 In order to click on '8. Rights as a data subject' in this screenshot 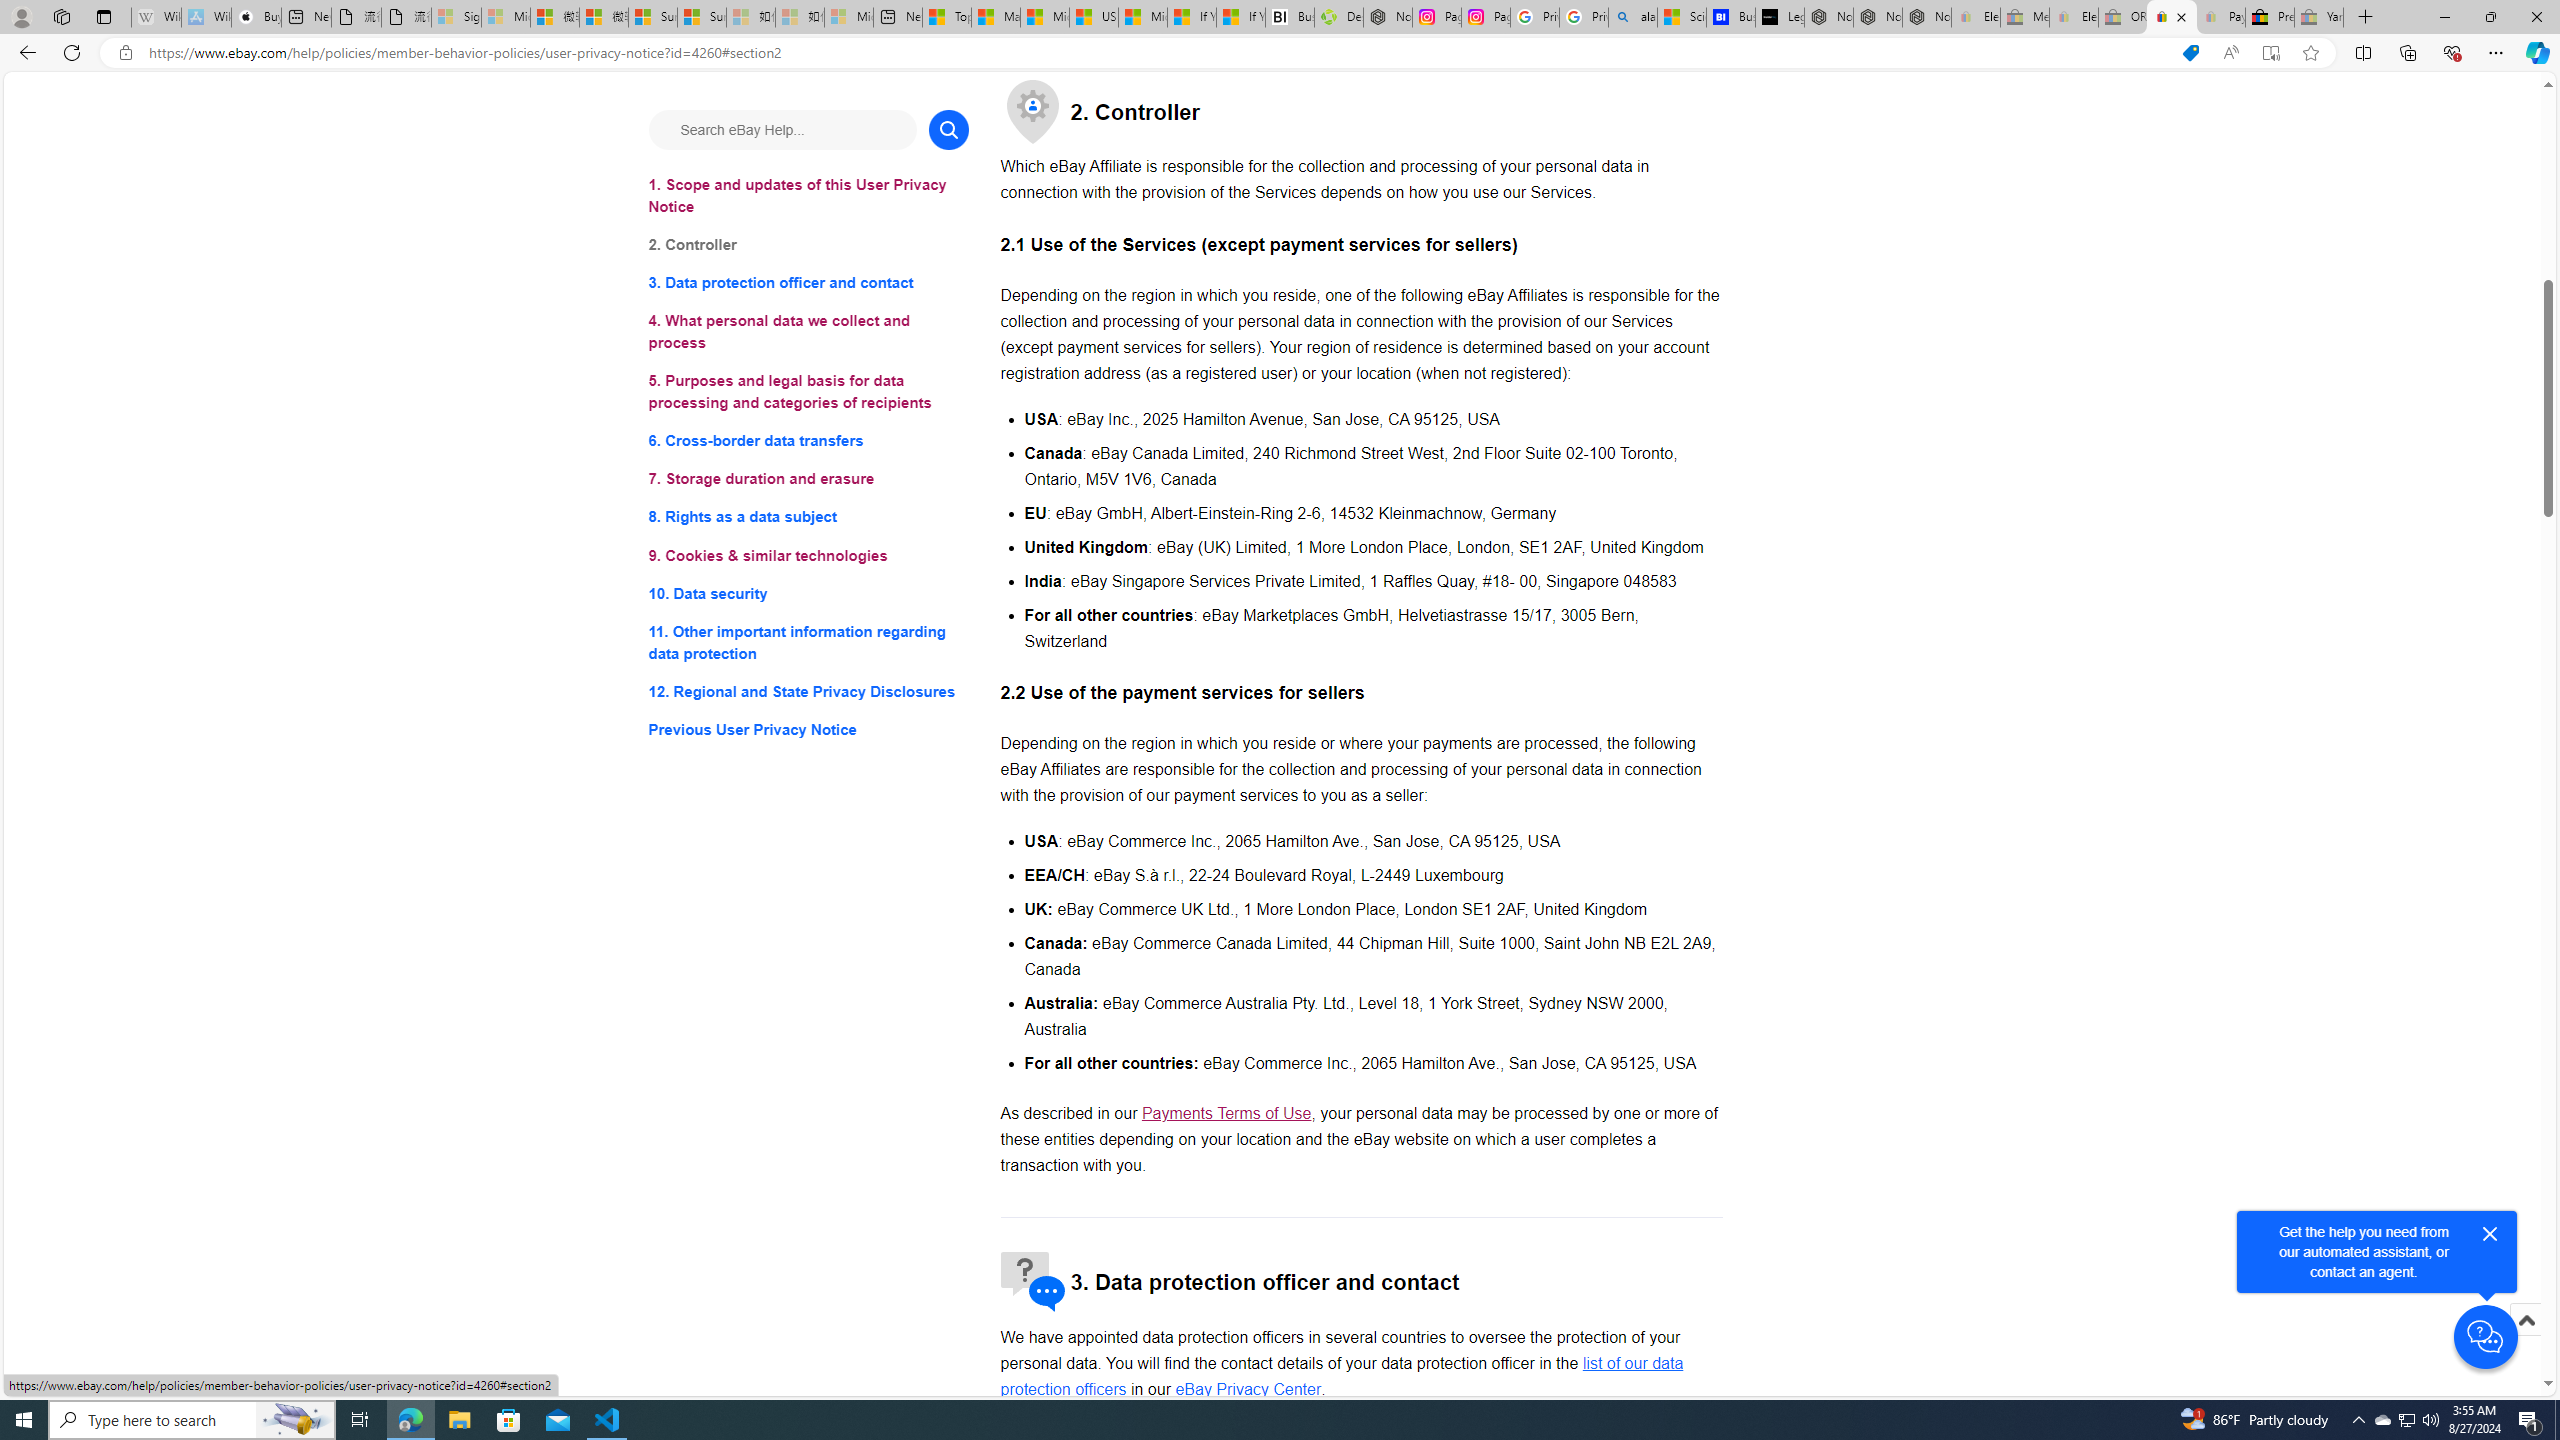, I will do `click(807, 516)`.